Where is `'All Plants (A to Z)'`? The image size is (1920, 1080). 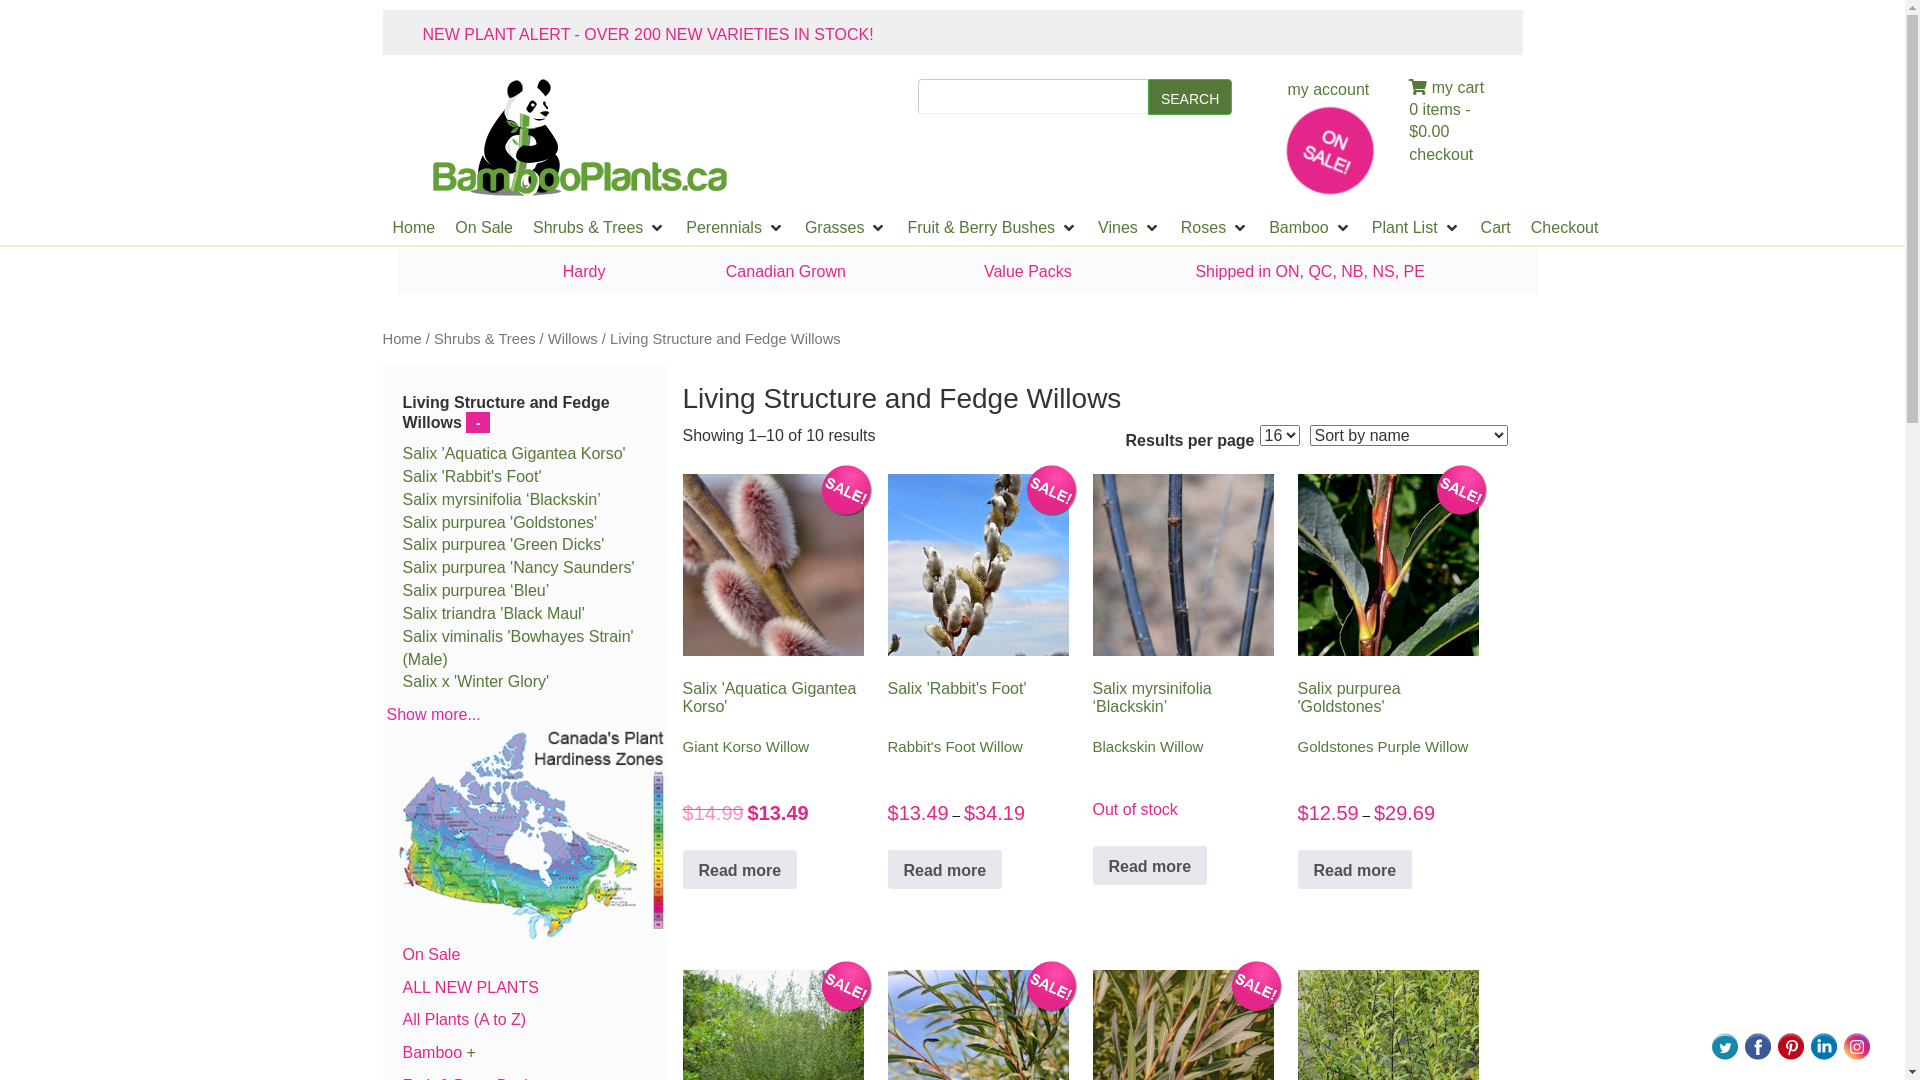
'All Plants (A to Z)' is located at coordinates (463, 1019).